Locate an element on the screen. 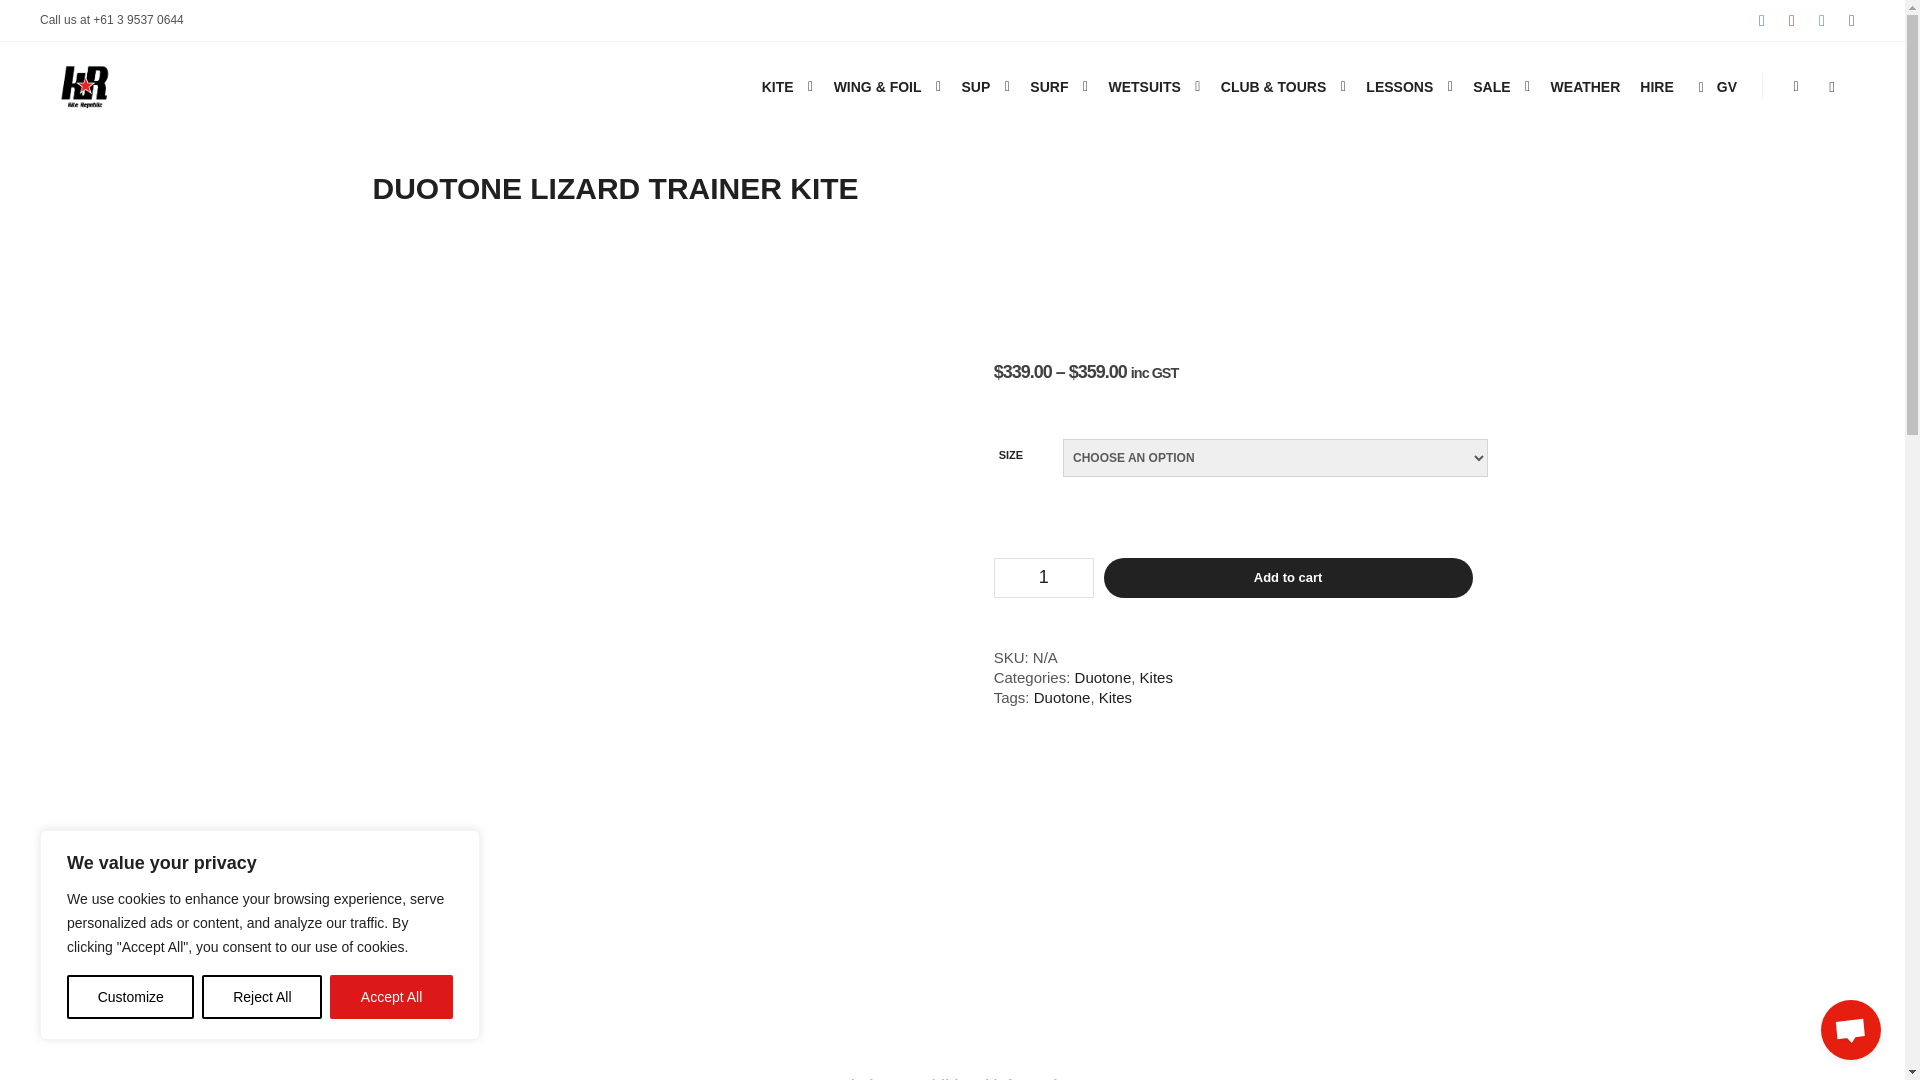  'WING & FOIL' is located at coordinates (874, 86).